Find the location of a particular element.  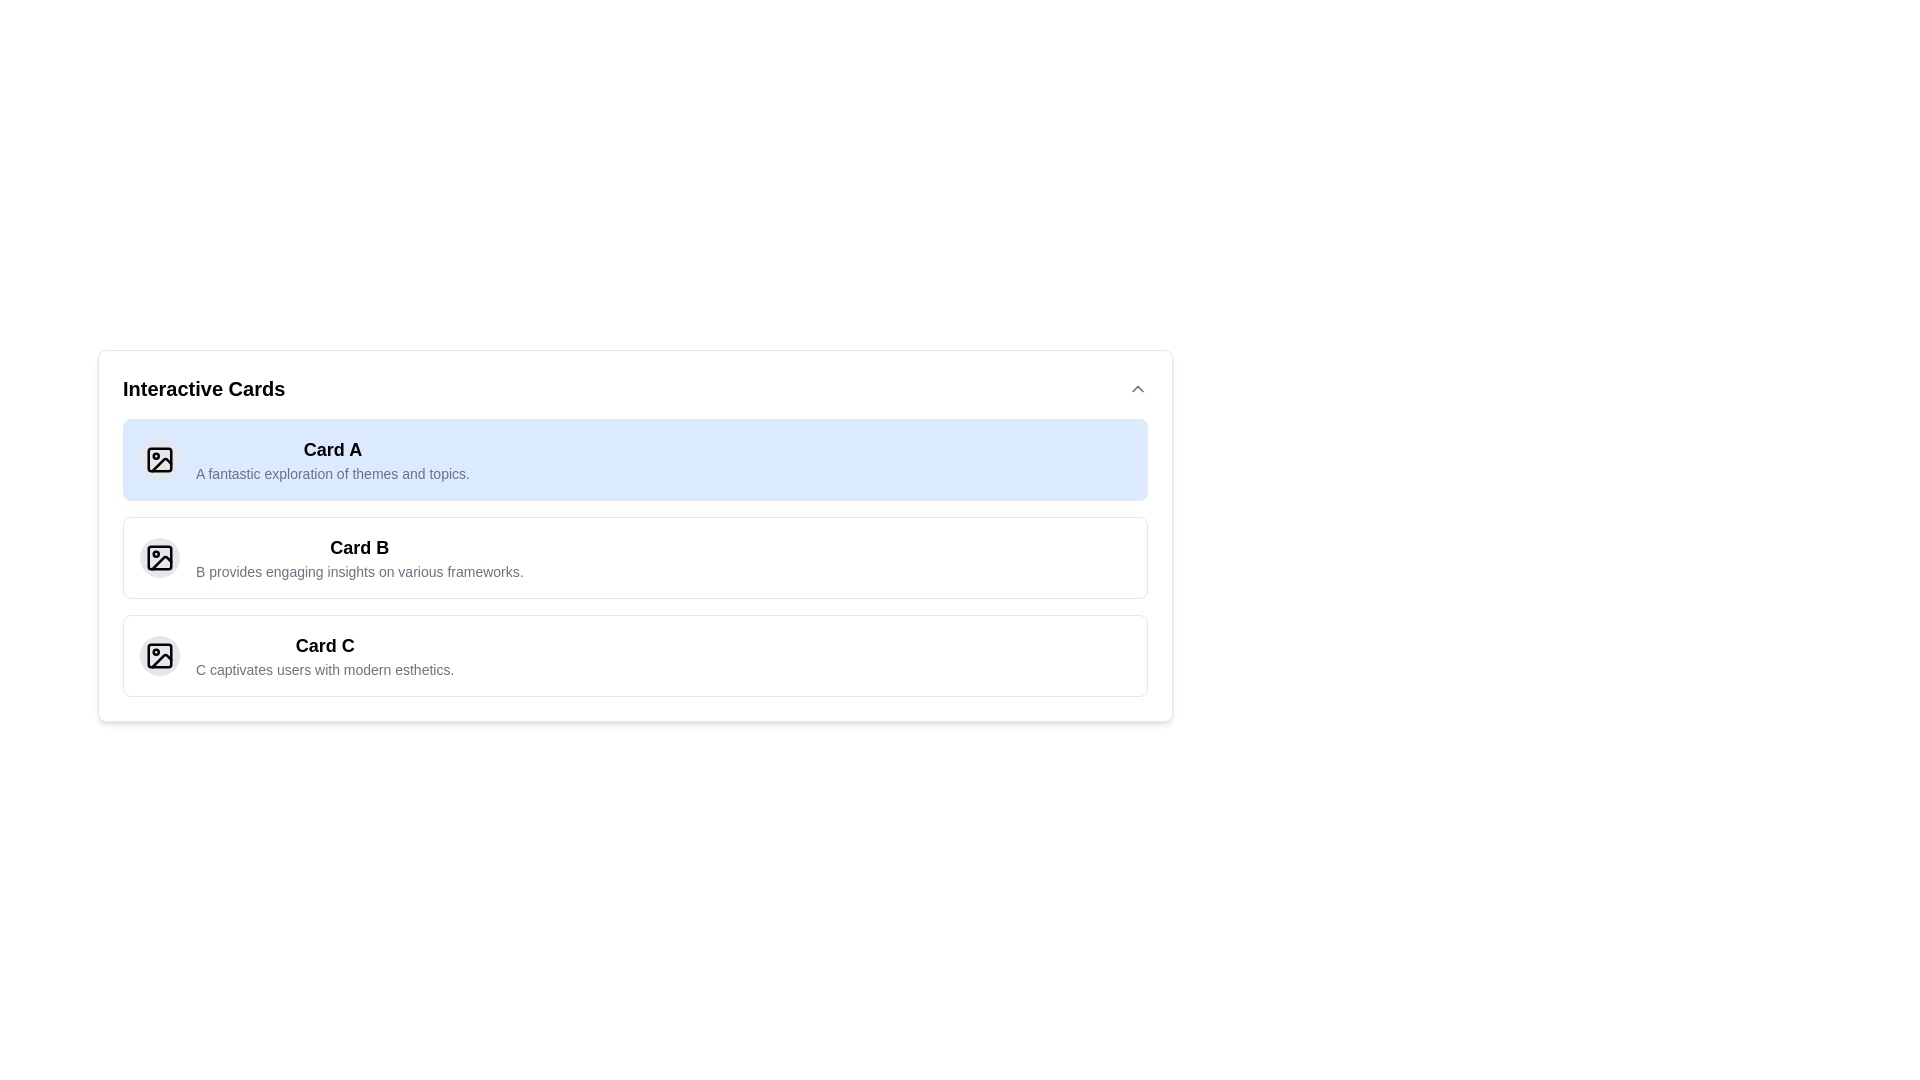

the small icon with a square frame and rounded corners, featuring a circular mark and a slanted line, located in the 'Card B' section under 'Interactive Cards' is located at coordinates (158, 558).